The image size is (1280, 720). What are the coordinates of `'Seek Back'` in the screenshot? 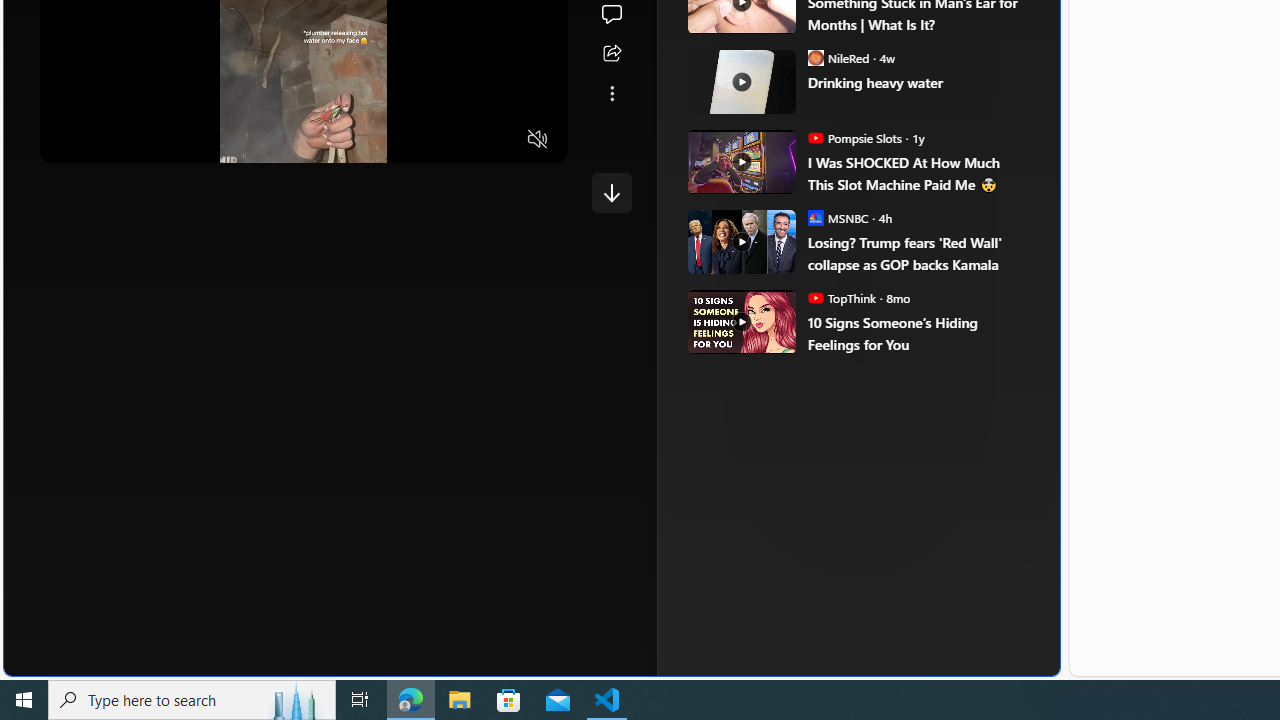 It's located at (109, 138).